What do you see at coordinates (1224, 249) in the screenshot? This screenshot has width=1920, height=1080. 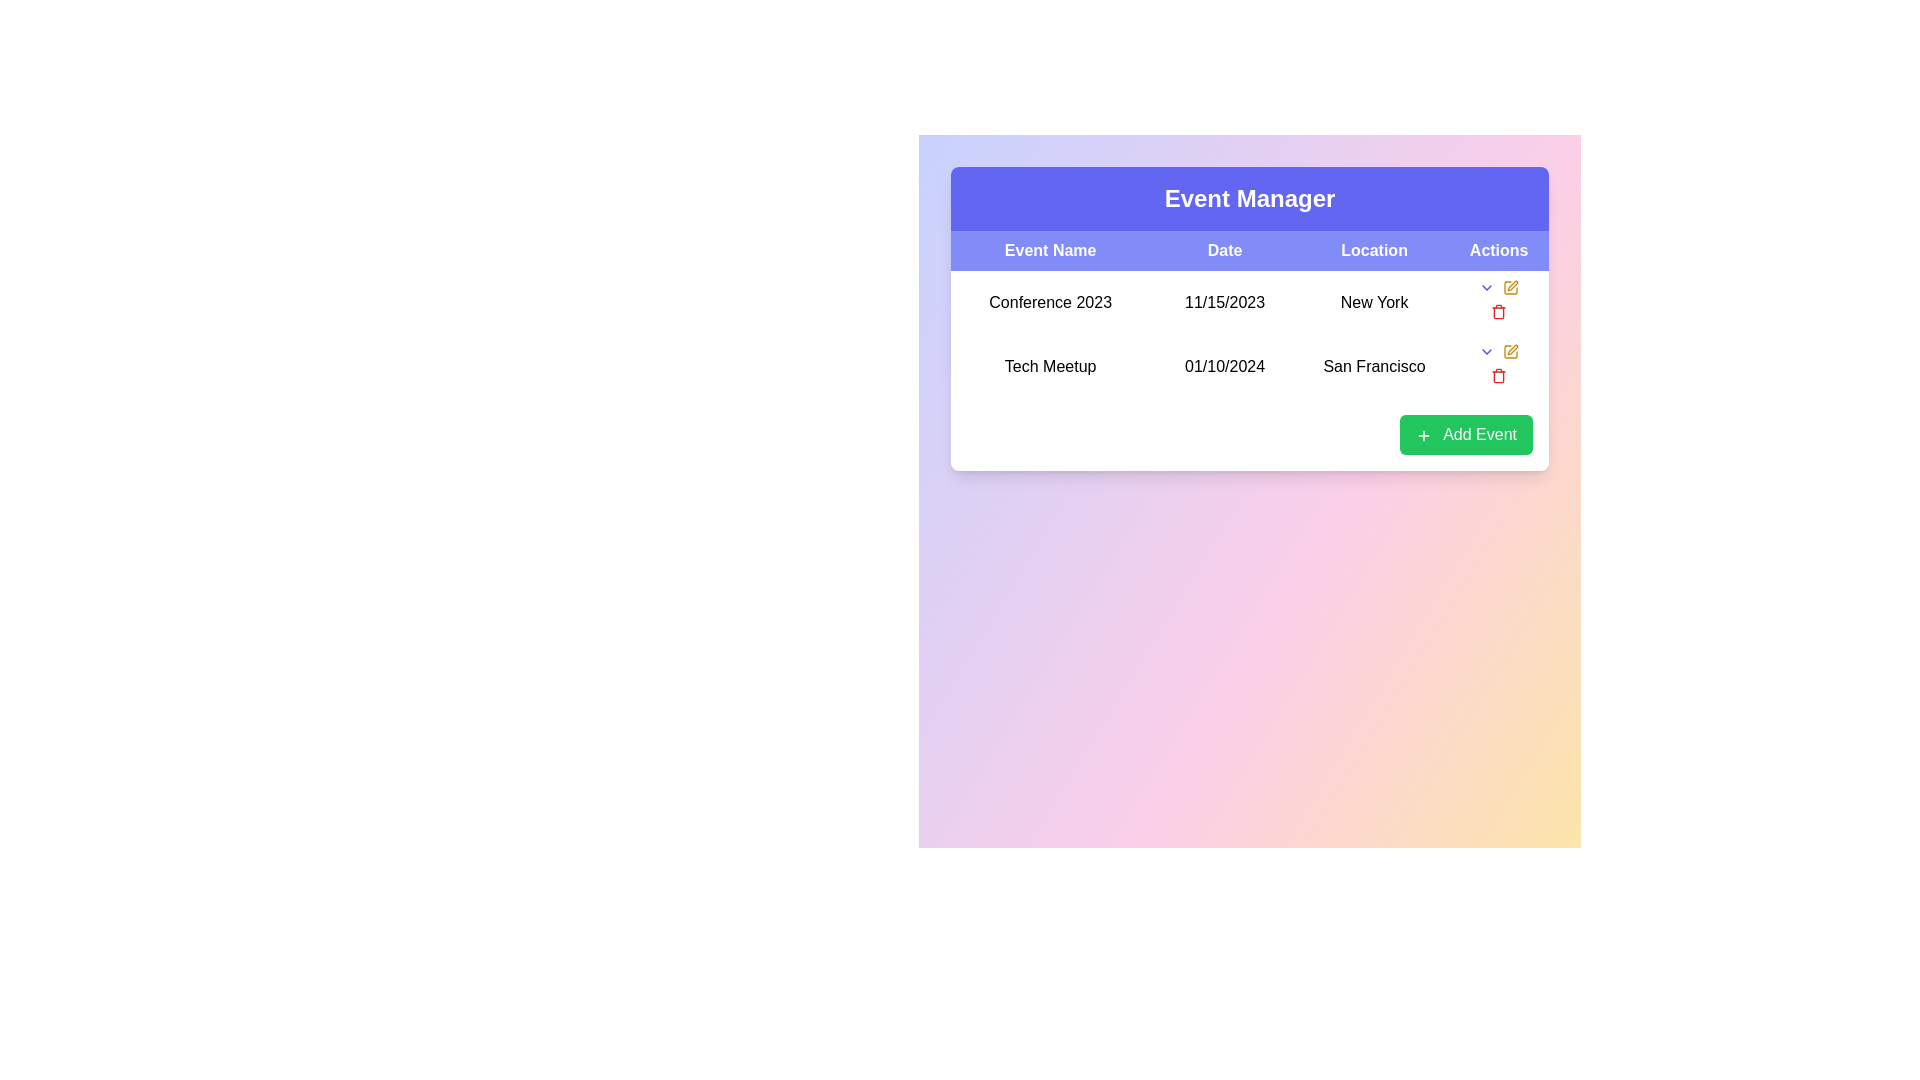 I see `the second header cell in the 'Event Manager' section of the table, which labels the column containing date values for events` at bounding box center [1224, 249].